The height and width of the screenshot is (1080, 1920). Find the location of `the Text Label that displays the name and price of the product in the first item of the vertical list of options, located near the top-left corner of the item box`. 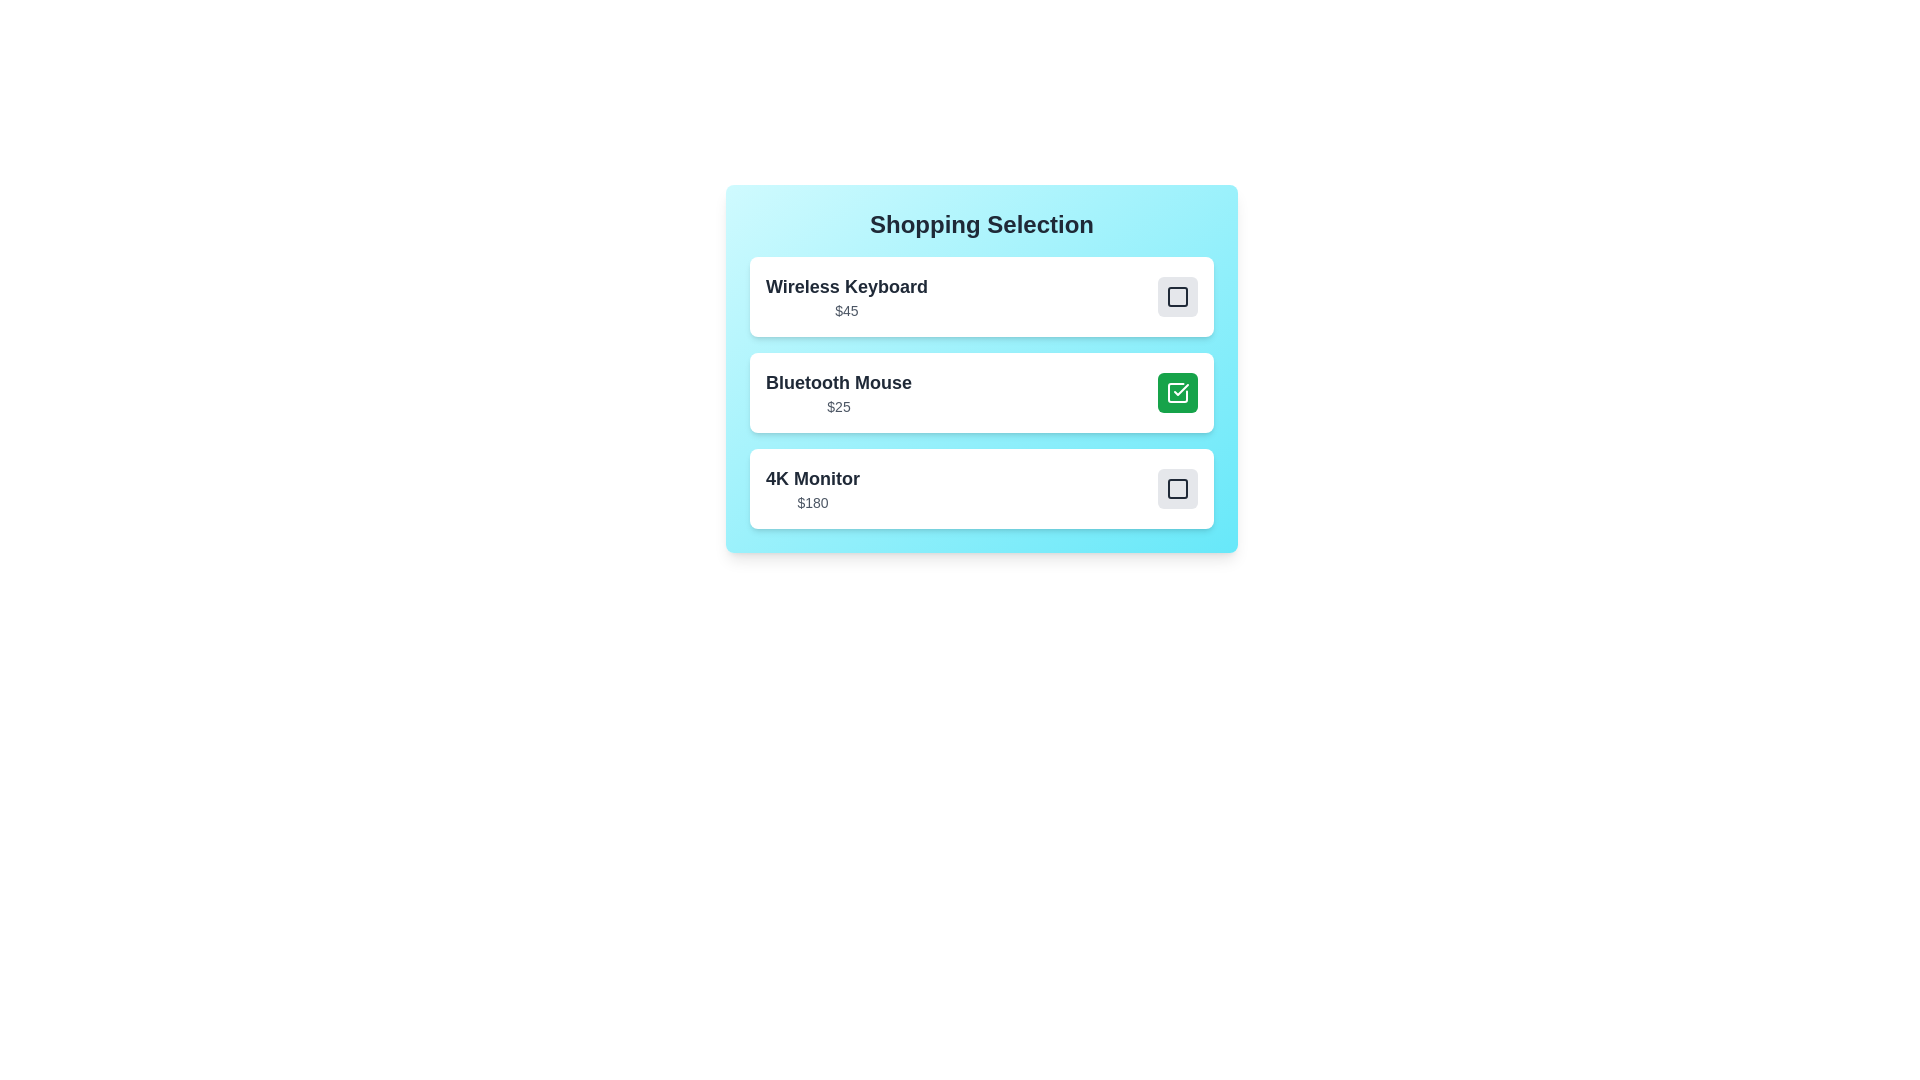

the Text Label that displays the name and price of the product in the first item of the vertical list of options, located near the top-left corner of the item box is located at coordinates (846, 297).